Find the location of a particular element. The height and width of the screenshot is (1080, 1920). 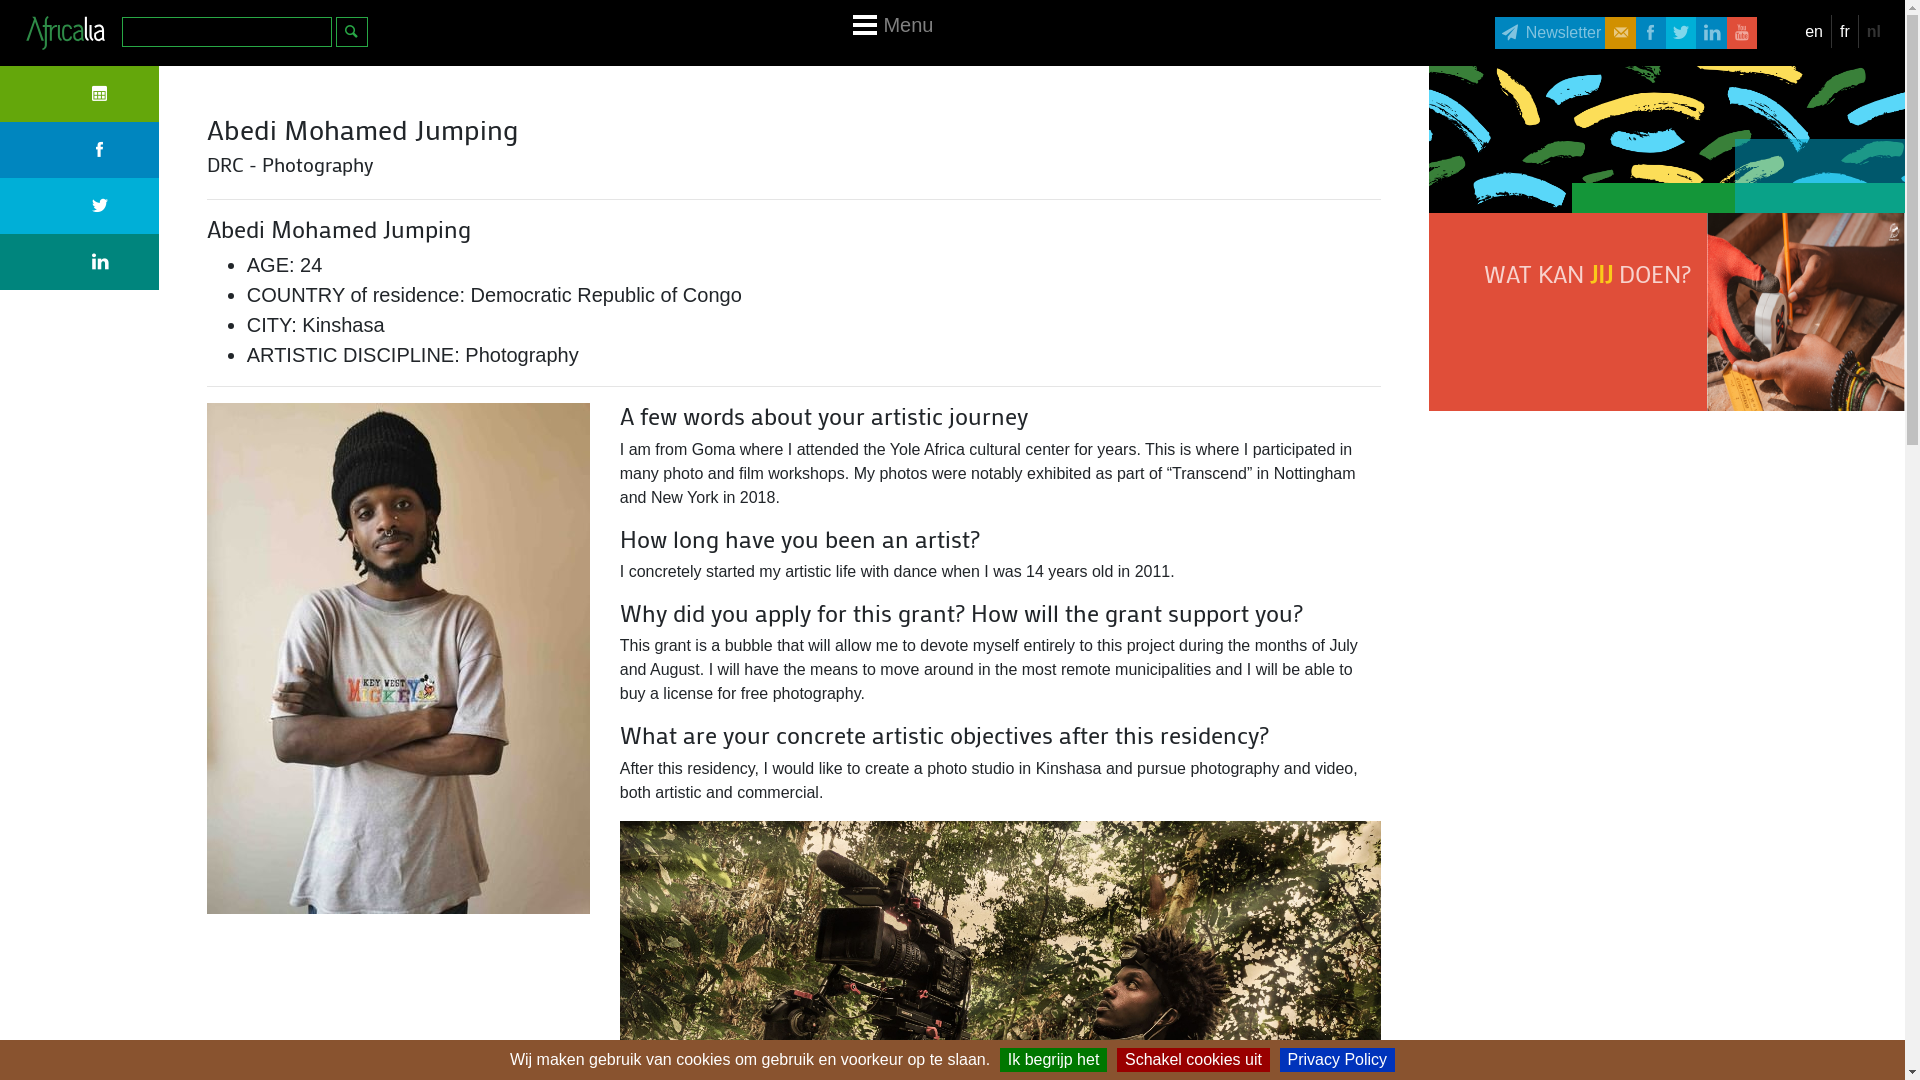

'fr' is located at coordinates (1843, 31).